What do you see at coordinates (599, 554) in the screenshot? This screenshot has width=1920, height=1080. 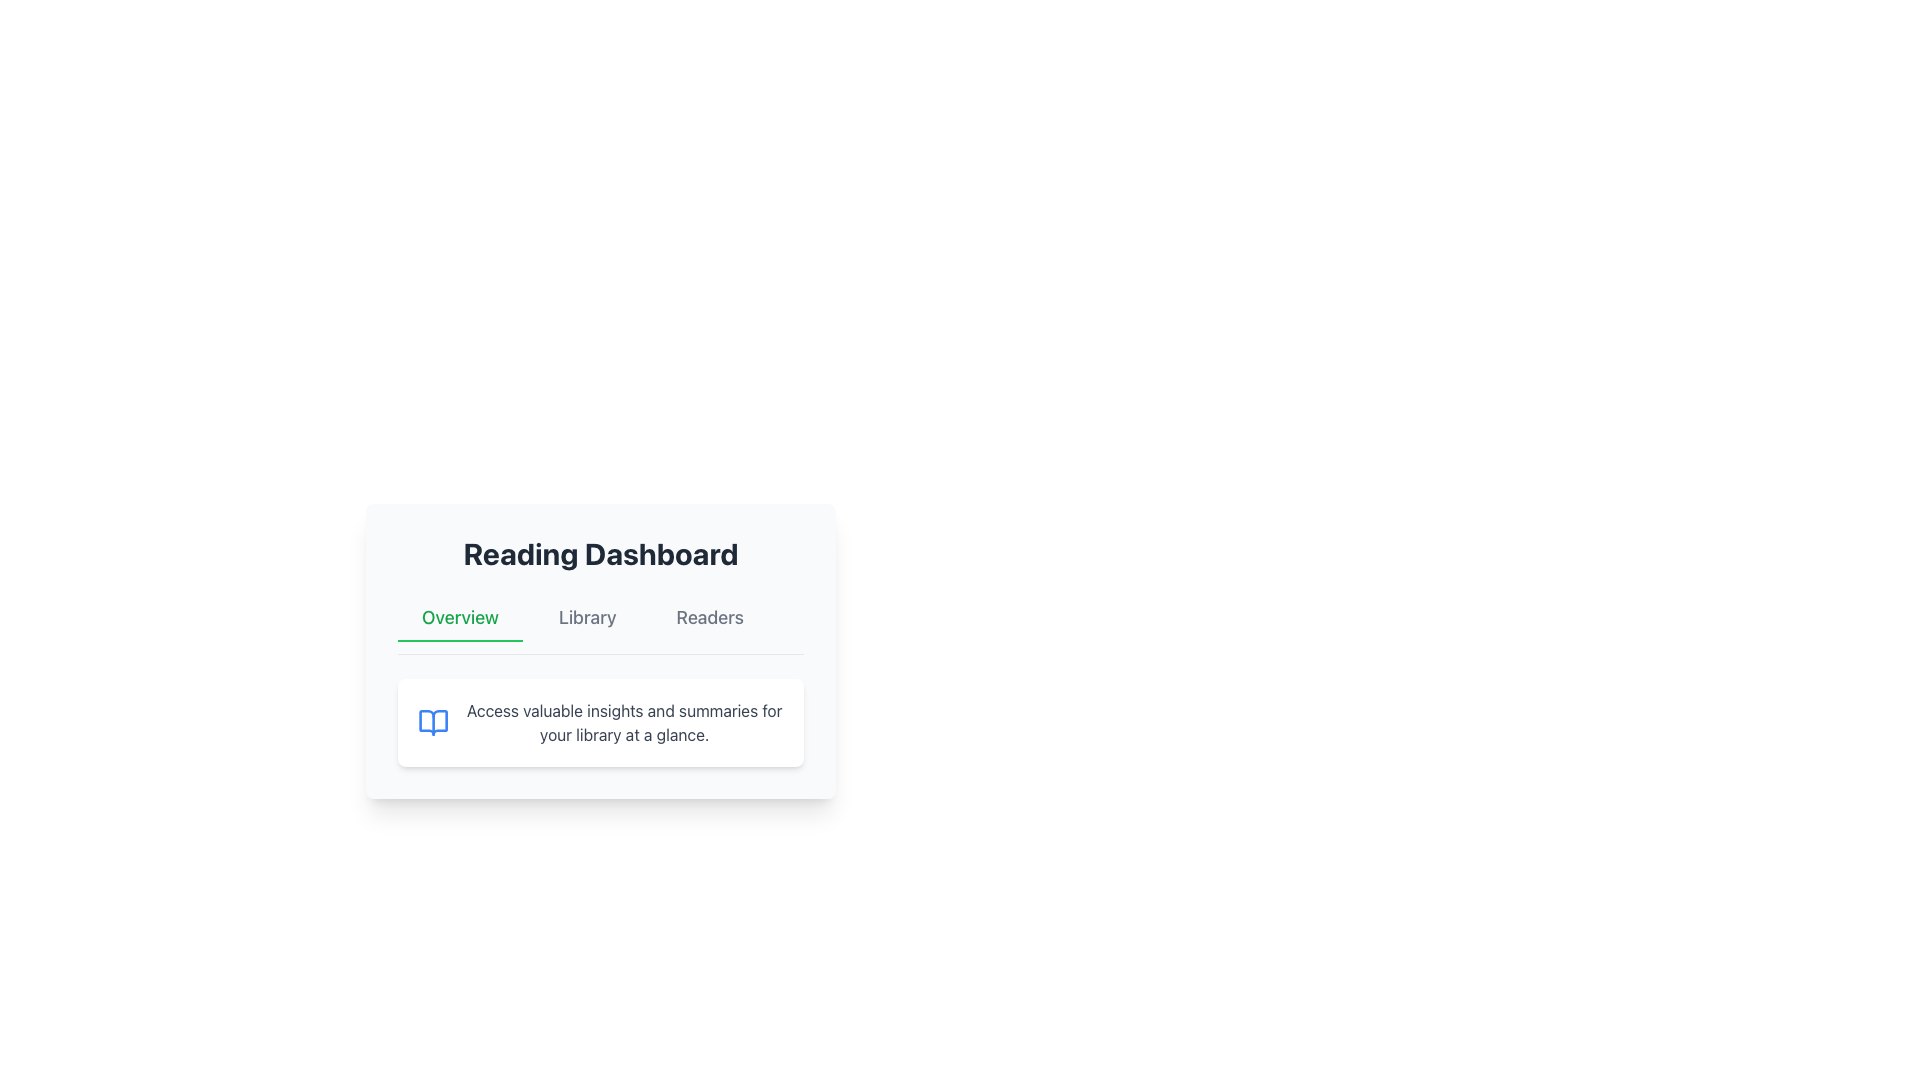 I see `the text label styled as a heading, which is labeled 'Reading Dashboard' and serves as a title for the content below` at bounding box center [599, 554].